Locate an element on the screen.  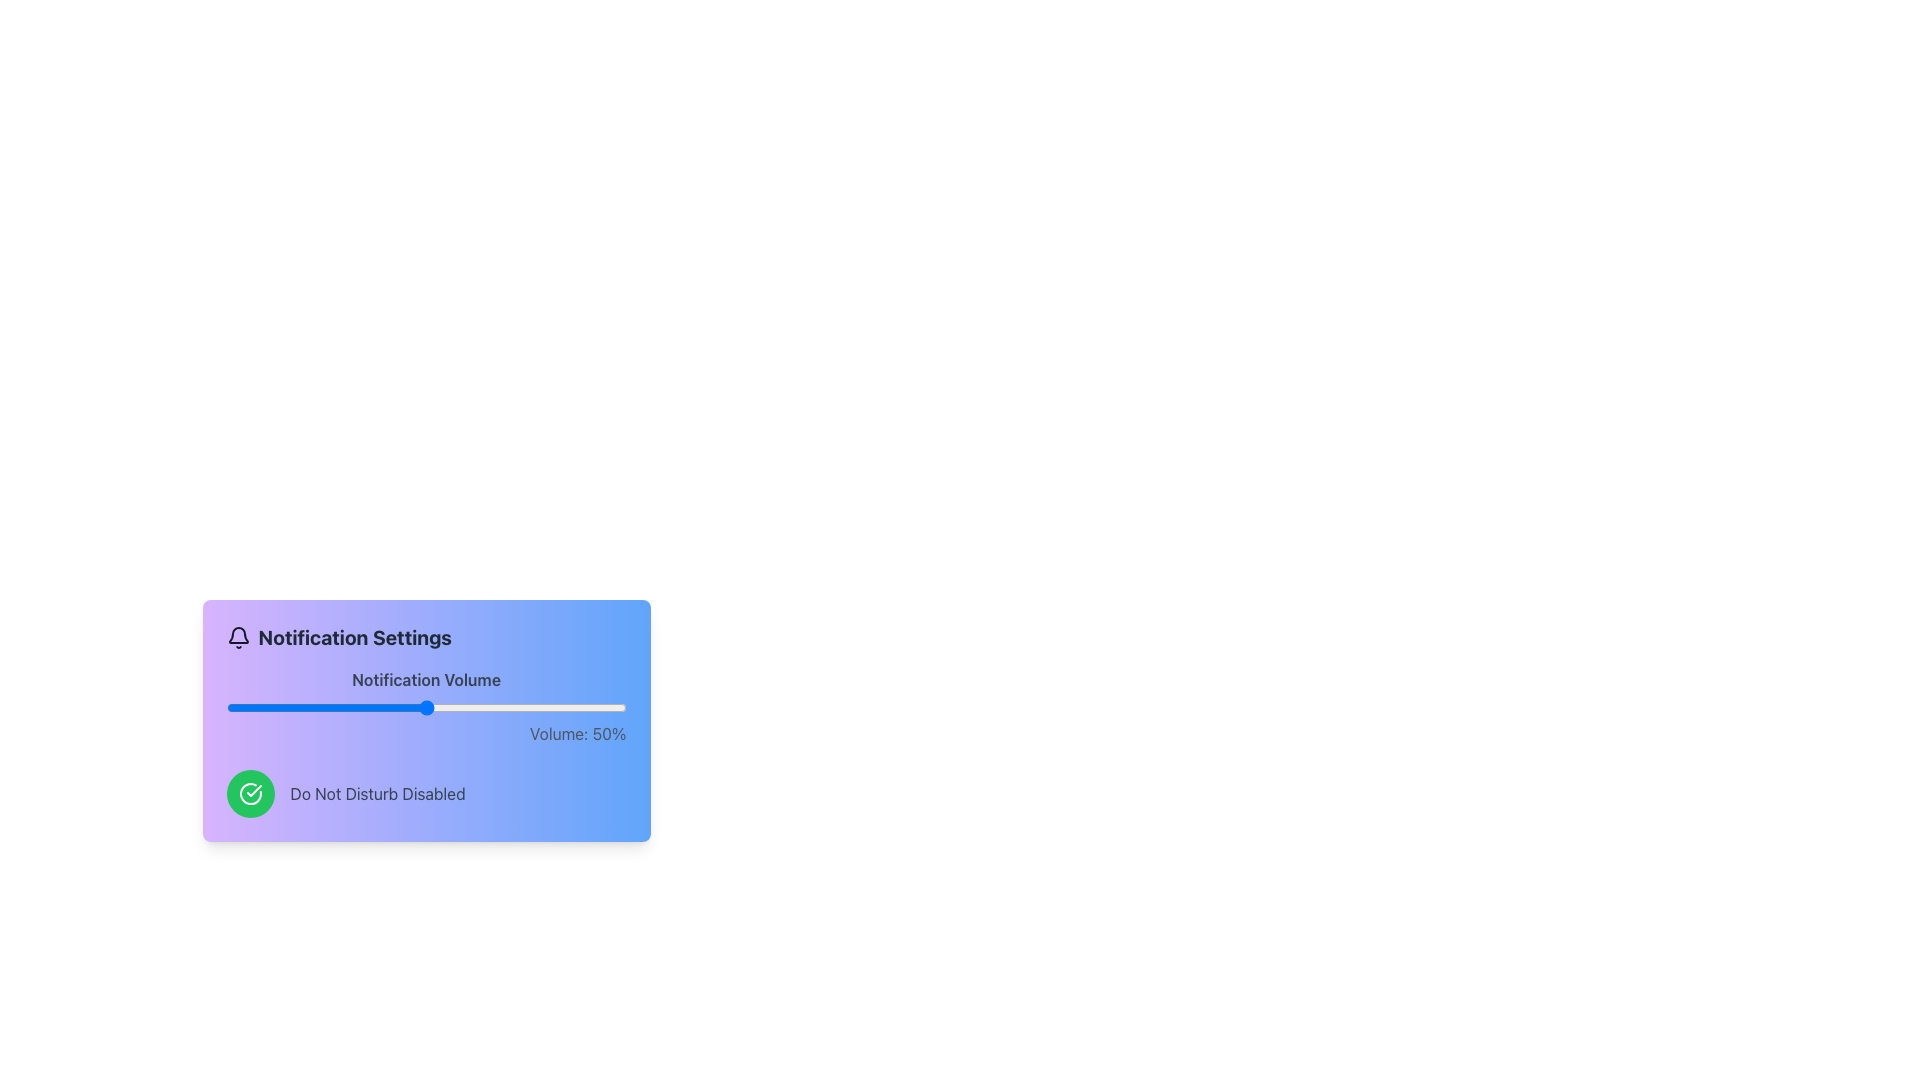
the notification volume is located at coordinates (417, 707).